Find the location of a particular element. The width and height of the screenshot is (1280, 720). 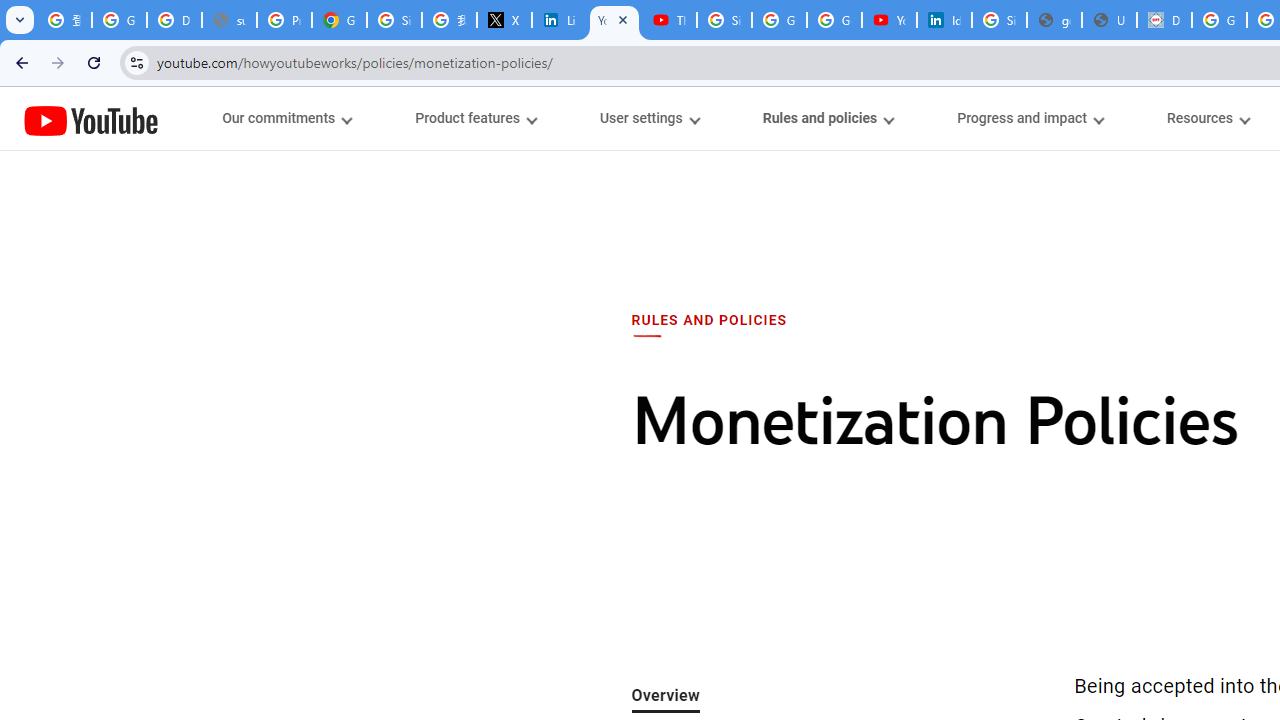

'Product features menupopup' is located at coordinates (474, 118).